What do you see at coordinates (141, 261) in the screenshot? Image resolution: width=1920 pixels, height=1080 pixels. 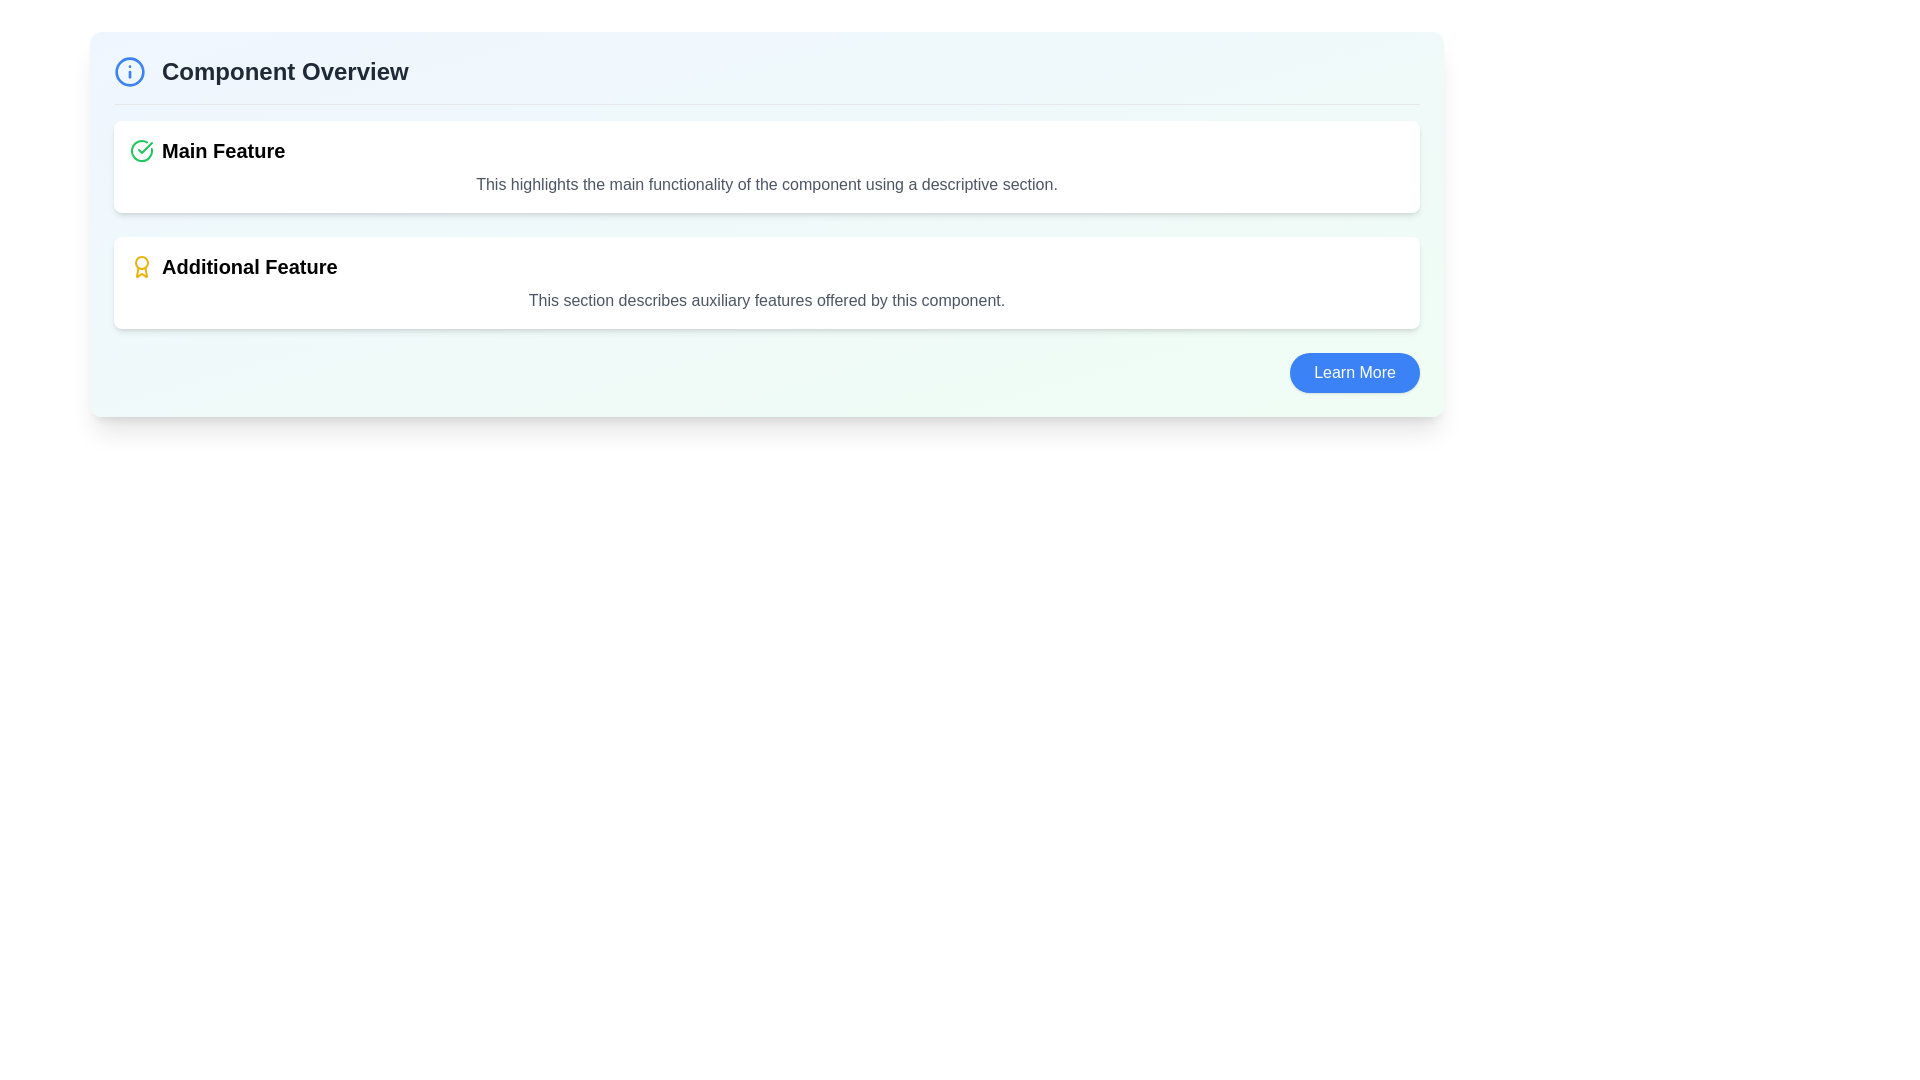 I see `the decorative circle element that forms part of the award icon, located slightly above the center of the icon and to the left of the 'Additional Feature' label` at bounding box center [141, 261].